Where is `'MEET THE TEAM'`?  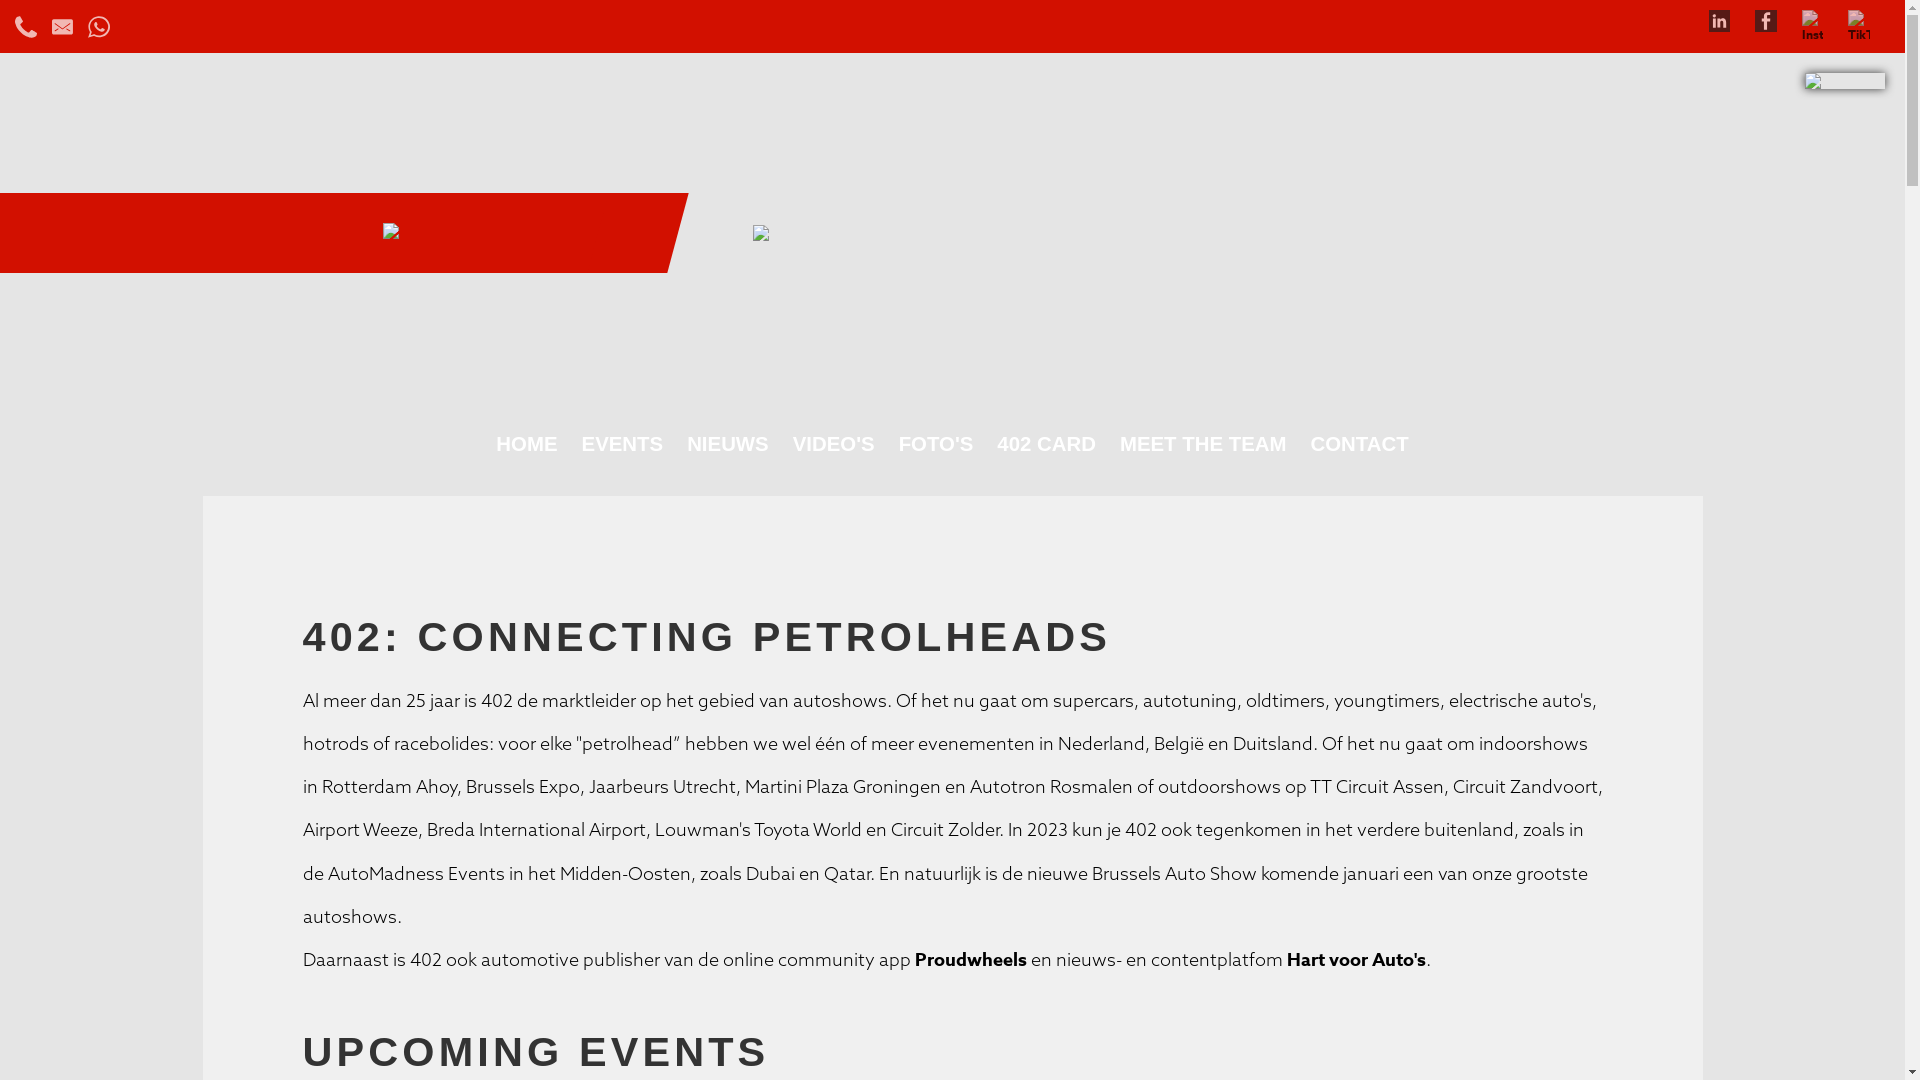
'MEET THE TEAM' is located at coordinates (1202, 443).